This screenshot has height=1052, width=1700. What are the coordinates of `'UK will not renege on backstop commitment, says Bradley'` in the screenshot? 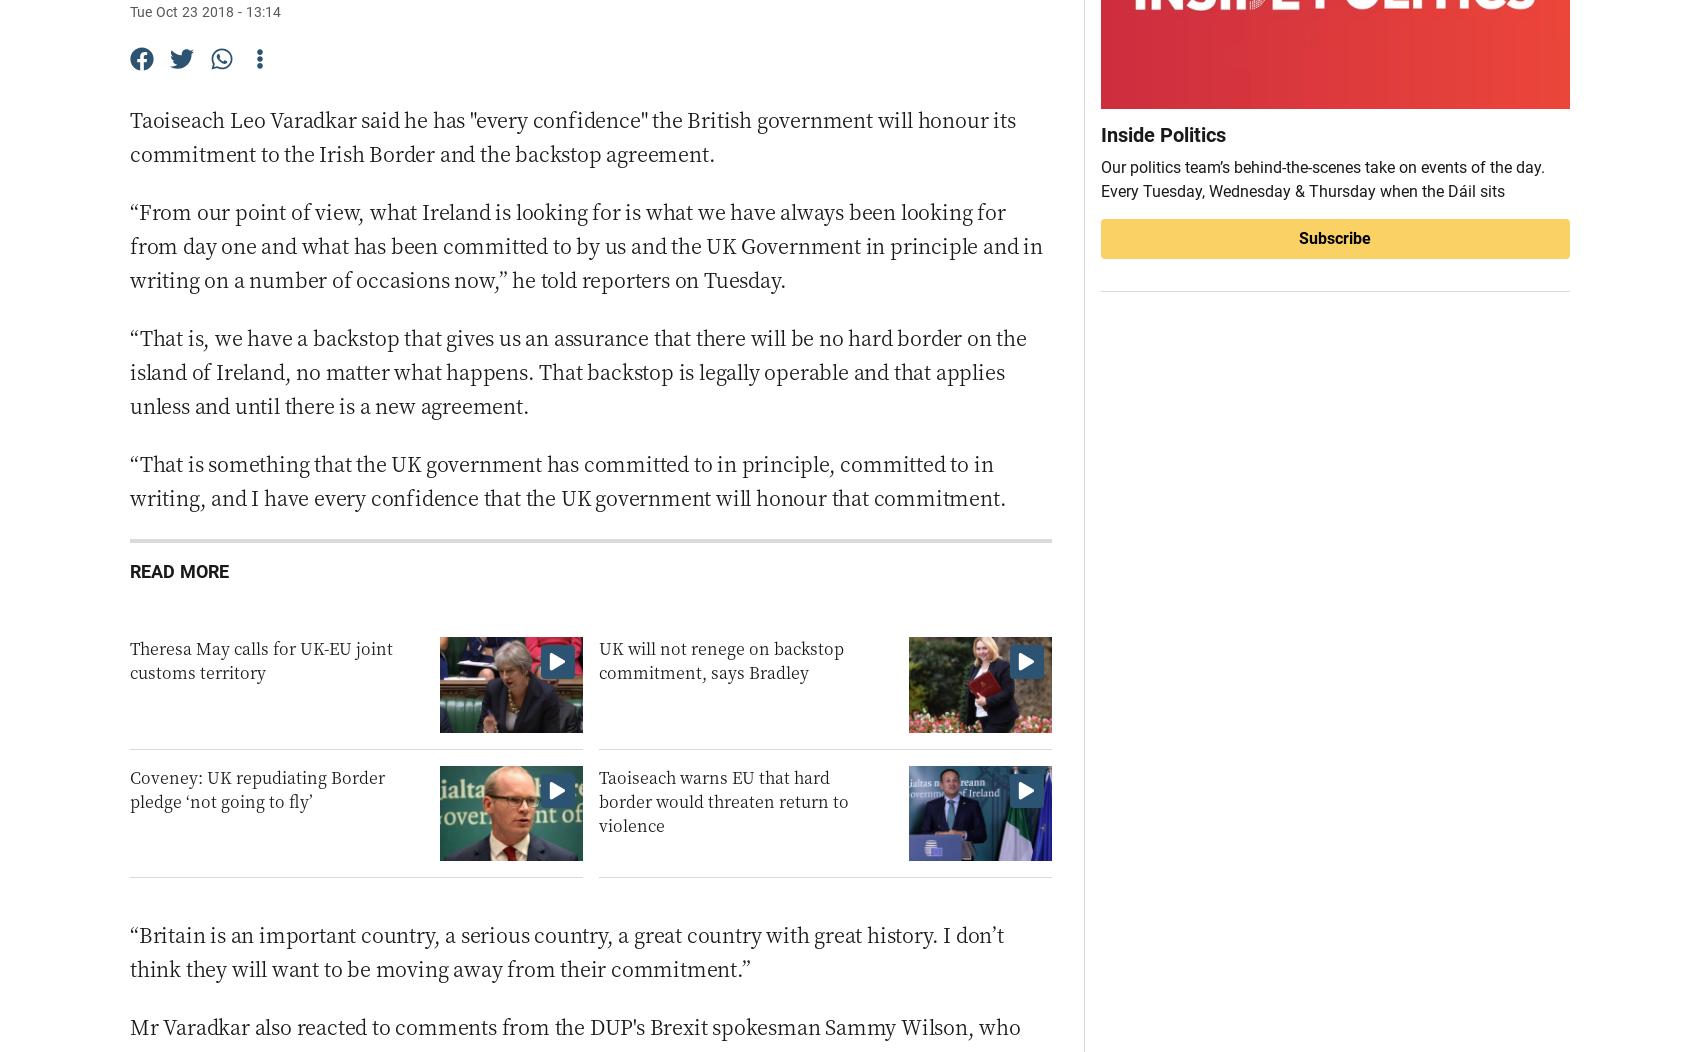 It's located at (720, 659).